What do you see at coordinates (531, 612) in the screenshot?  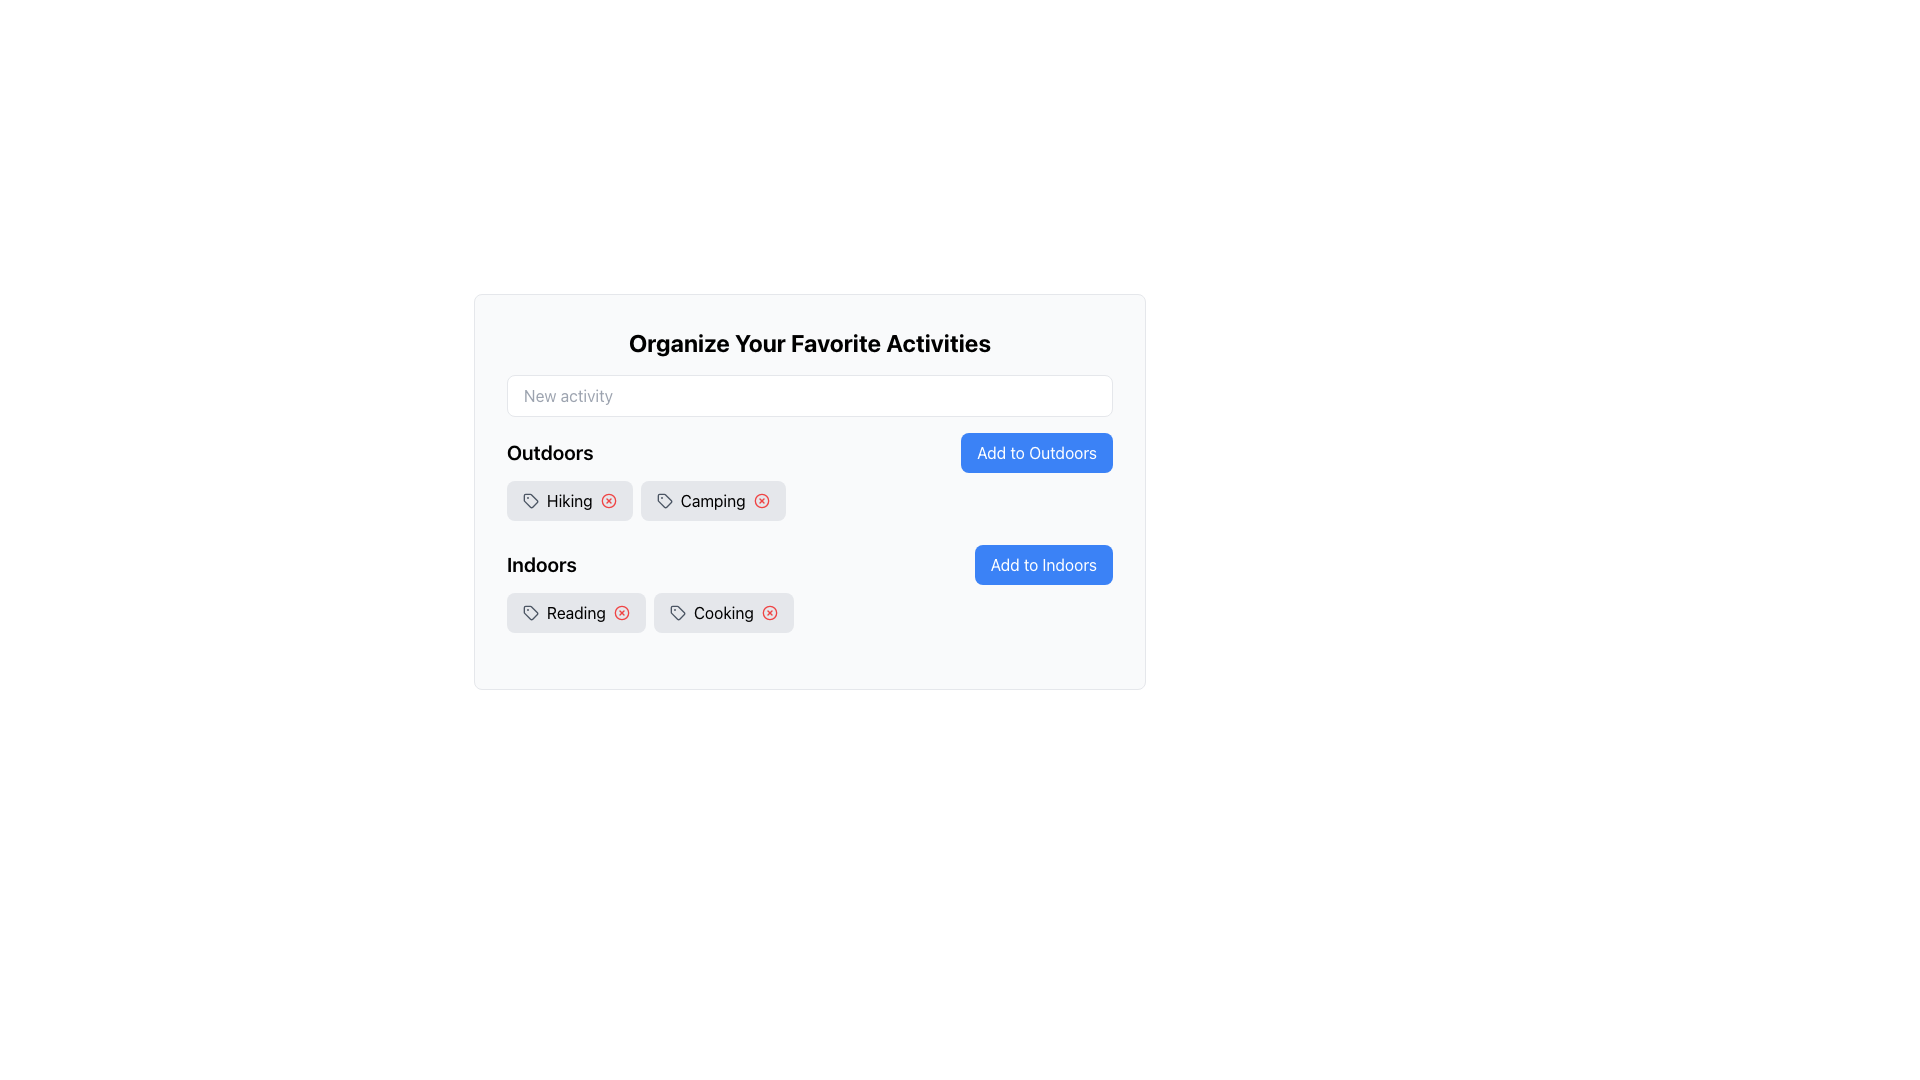 I see `the gray tag icon located to the left of the 'Reading' text in the 'Indoors' category` at bounding box center [531, 612].